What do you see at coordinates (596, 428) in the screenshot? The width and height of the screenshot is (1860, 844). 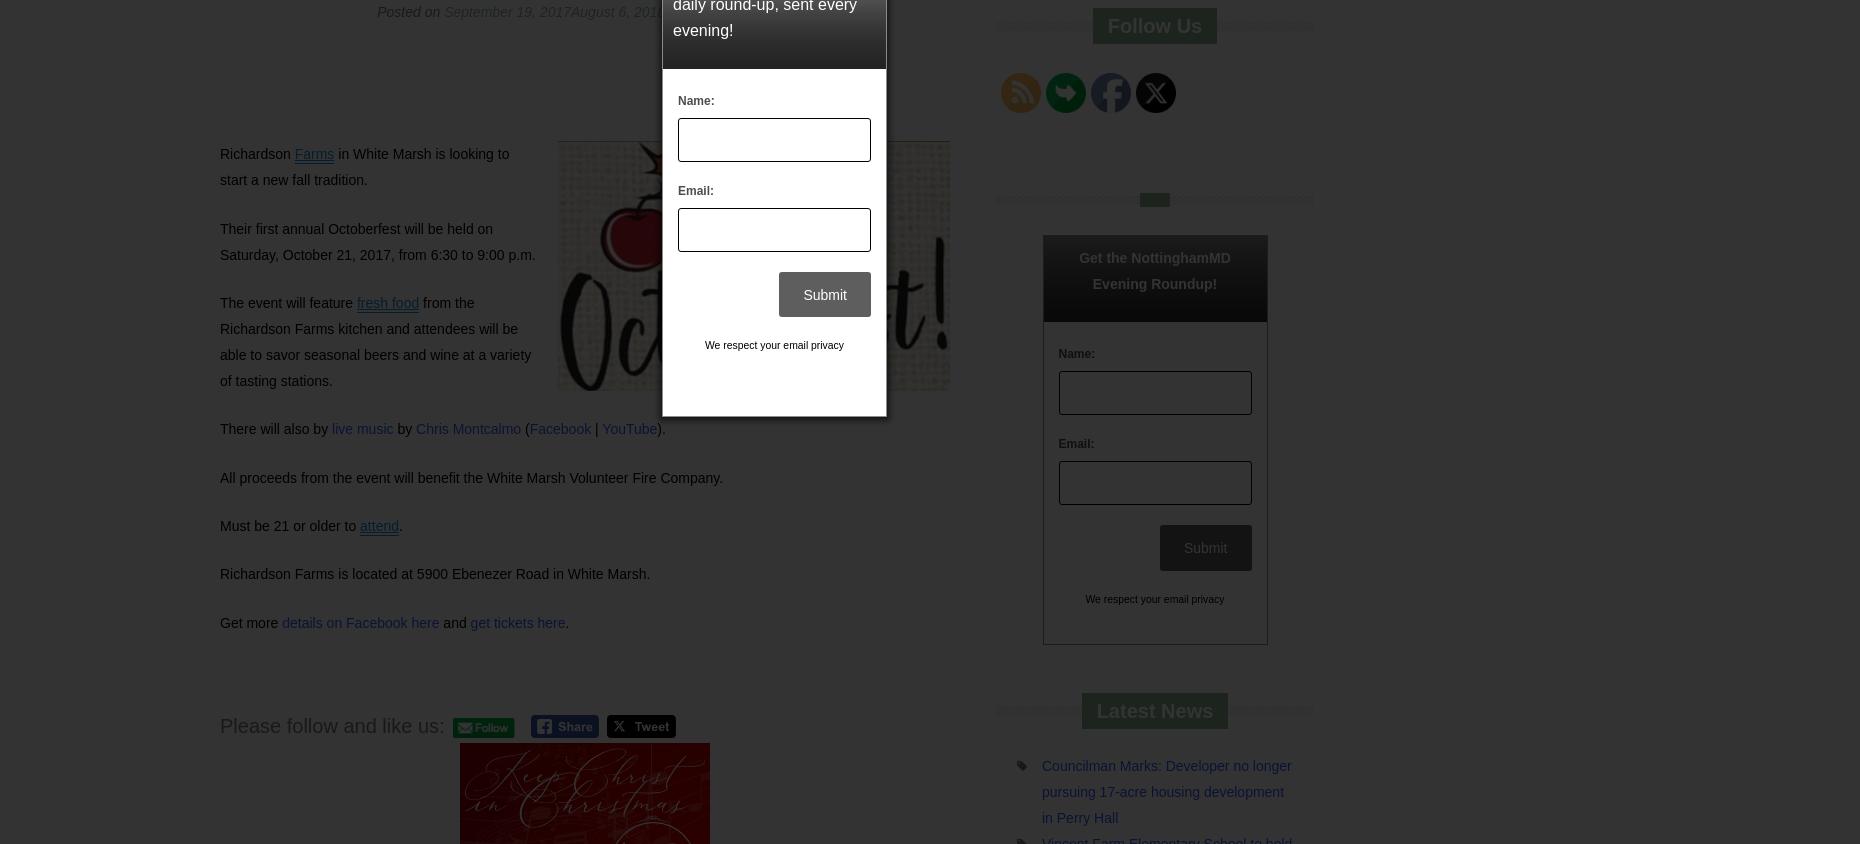 I see `'|'` at bounding box center [596, 428].